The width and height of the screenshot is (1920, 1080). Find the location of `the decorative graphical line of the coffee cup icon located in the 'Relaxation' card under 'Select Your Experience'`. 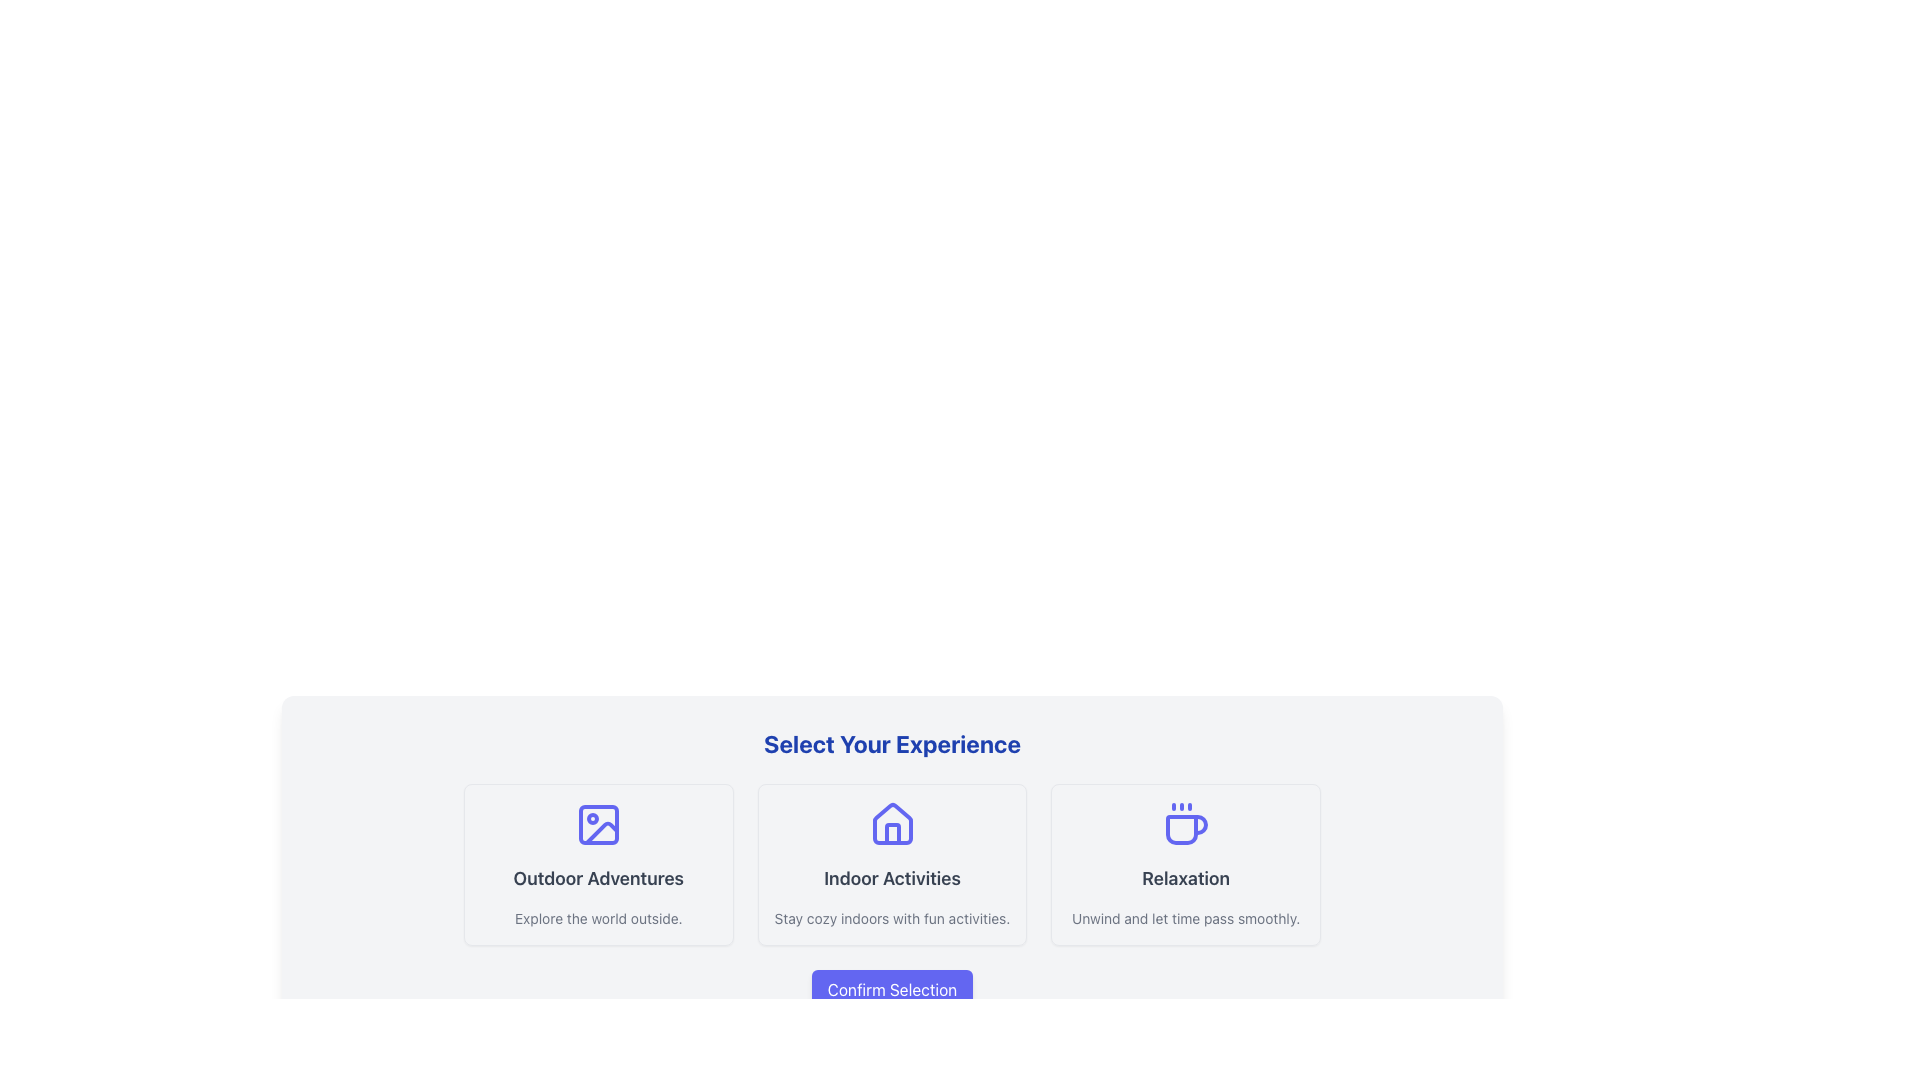

the decorative graphical line of the coffee cup icon located in the 'Relaxation' card under 'Select Your Experience' is located at coordinates (1187, 829).